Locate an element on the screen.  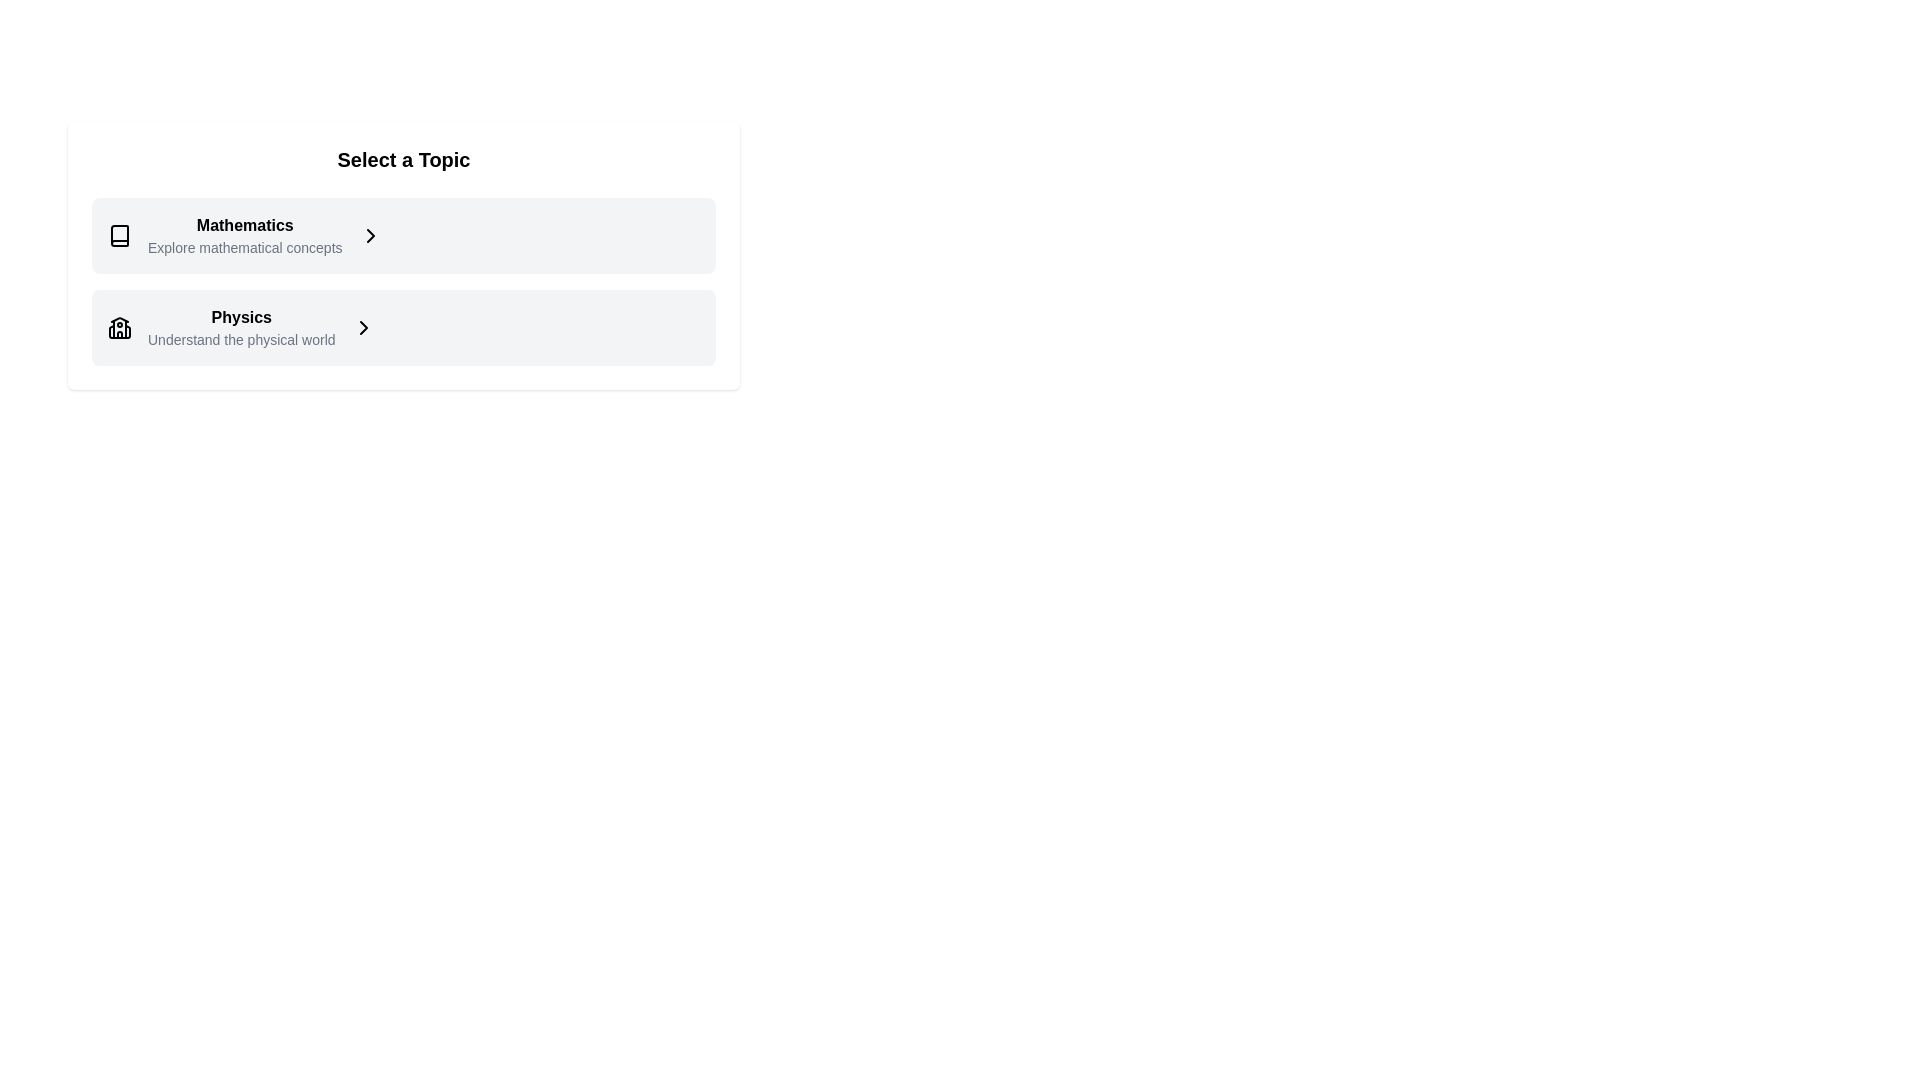
text content of the descriptive label for the topic 'Mathematics', which indicates the title and provides a brief explanation about exploring mathematical concepts is located at coordinates (244, 234).